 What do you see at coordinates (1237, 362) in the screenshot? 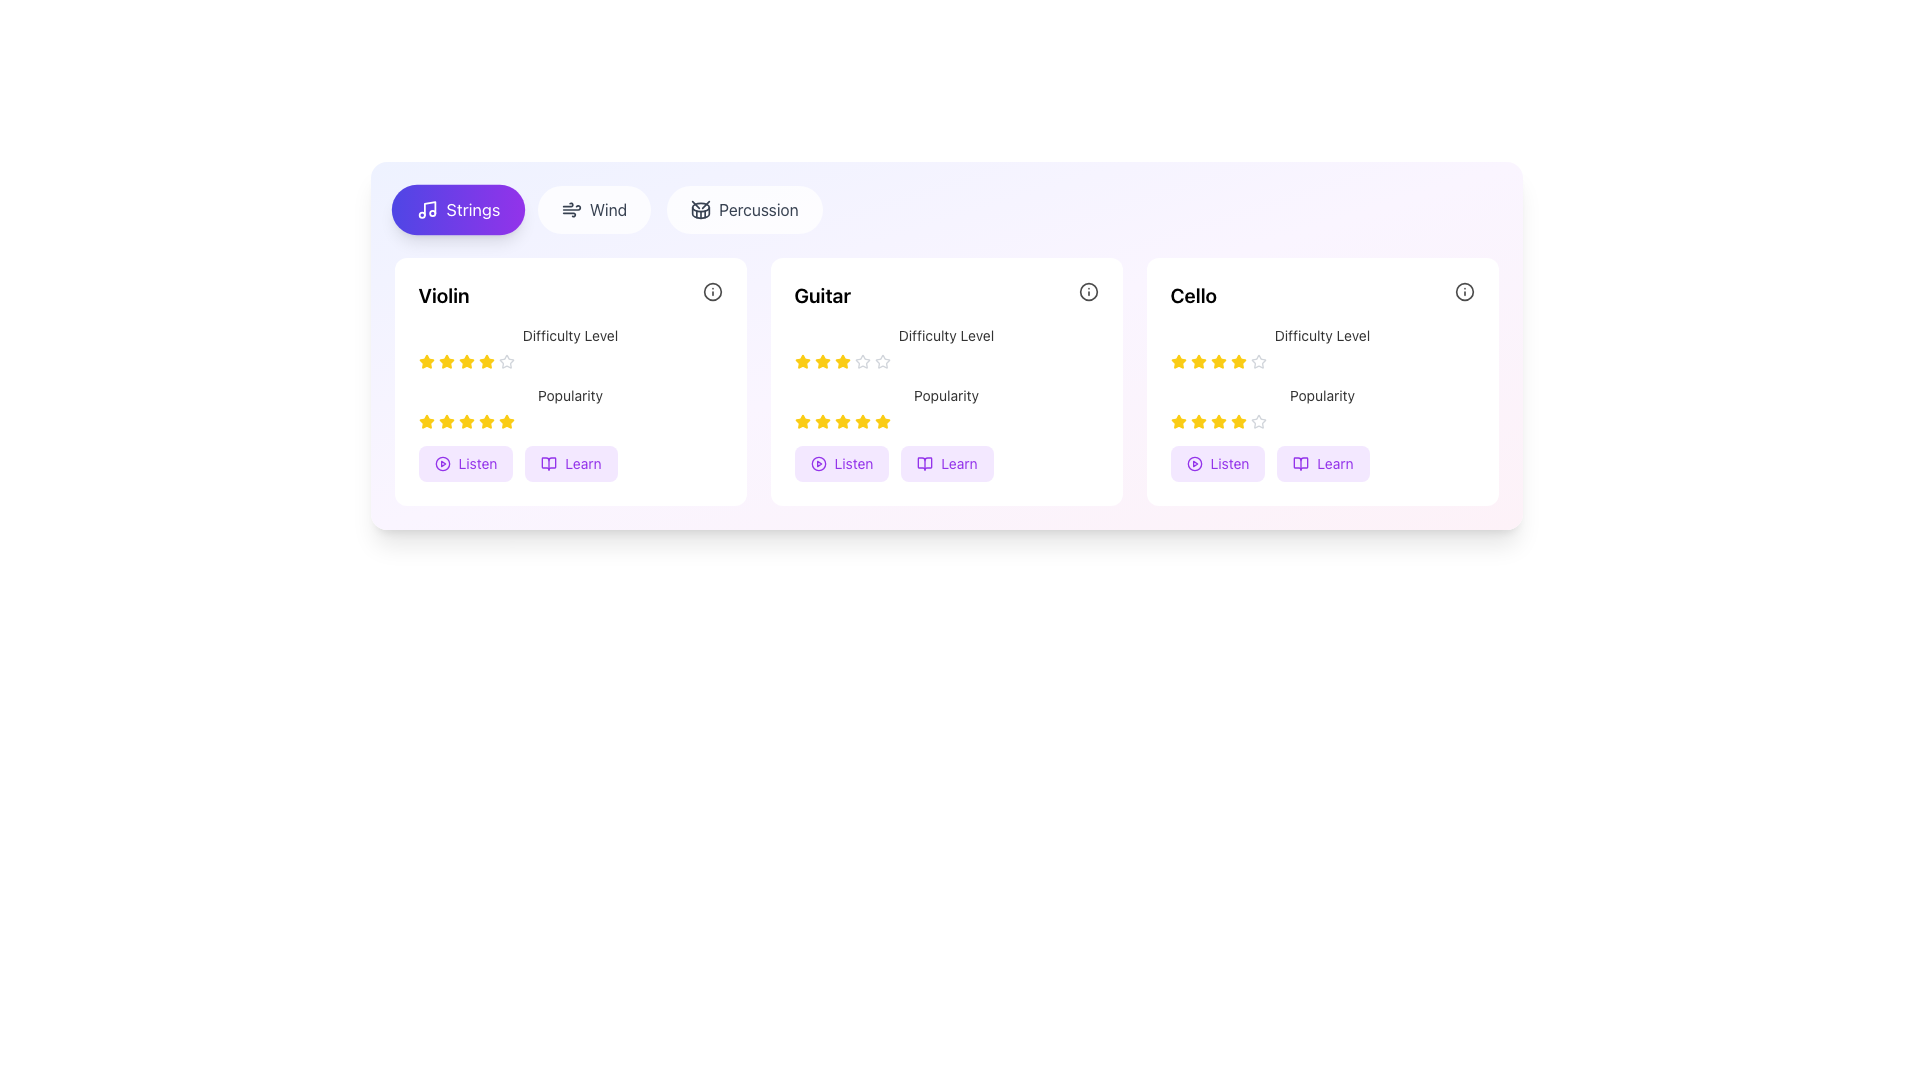
I see `the display properties of the fifth rating star icon in the row of stars, which visually represents a five-star score` at bounding box center [1237, 362].